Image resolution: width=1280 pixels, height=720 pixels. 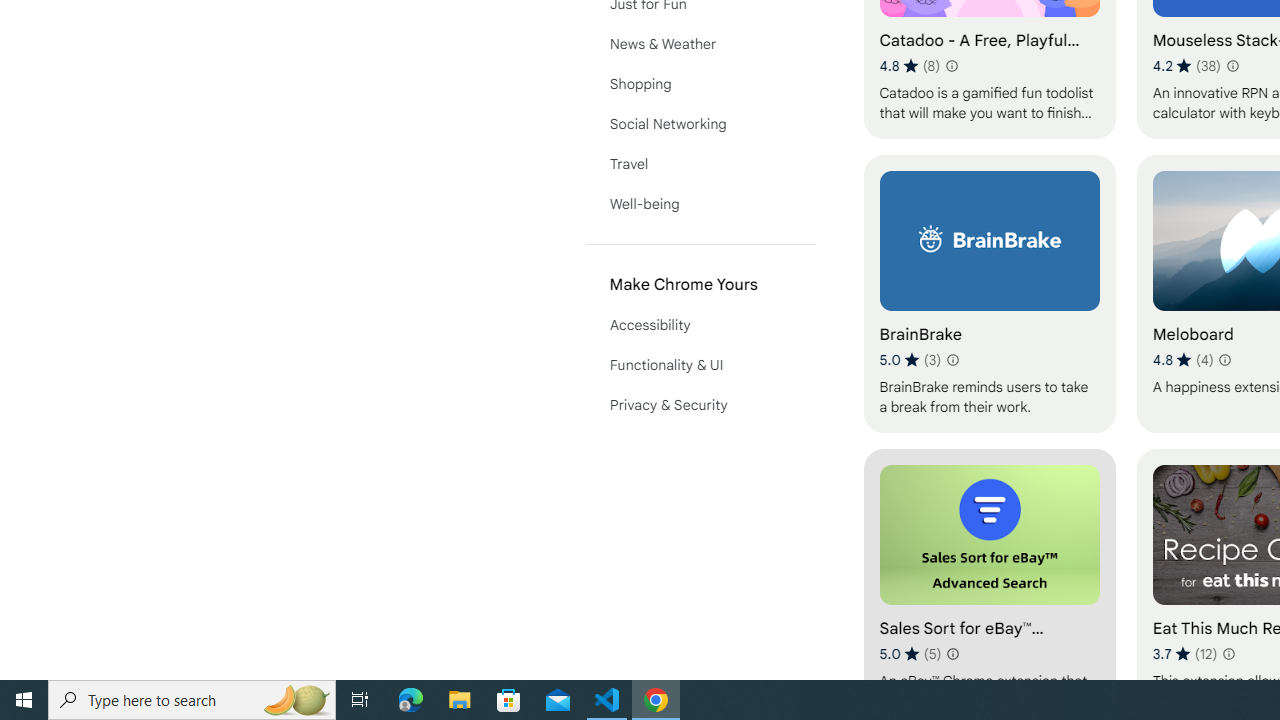 What do you see at coordinates (700, 163) in the screenshot?
I see `'Travel'` at bounding box center [700, 163].